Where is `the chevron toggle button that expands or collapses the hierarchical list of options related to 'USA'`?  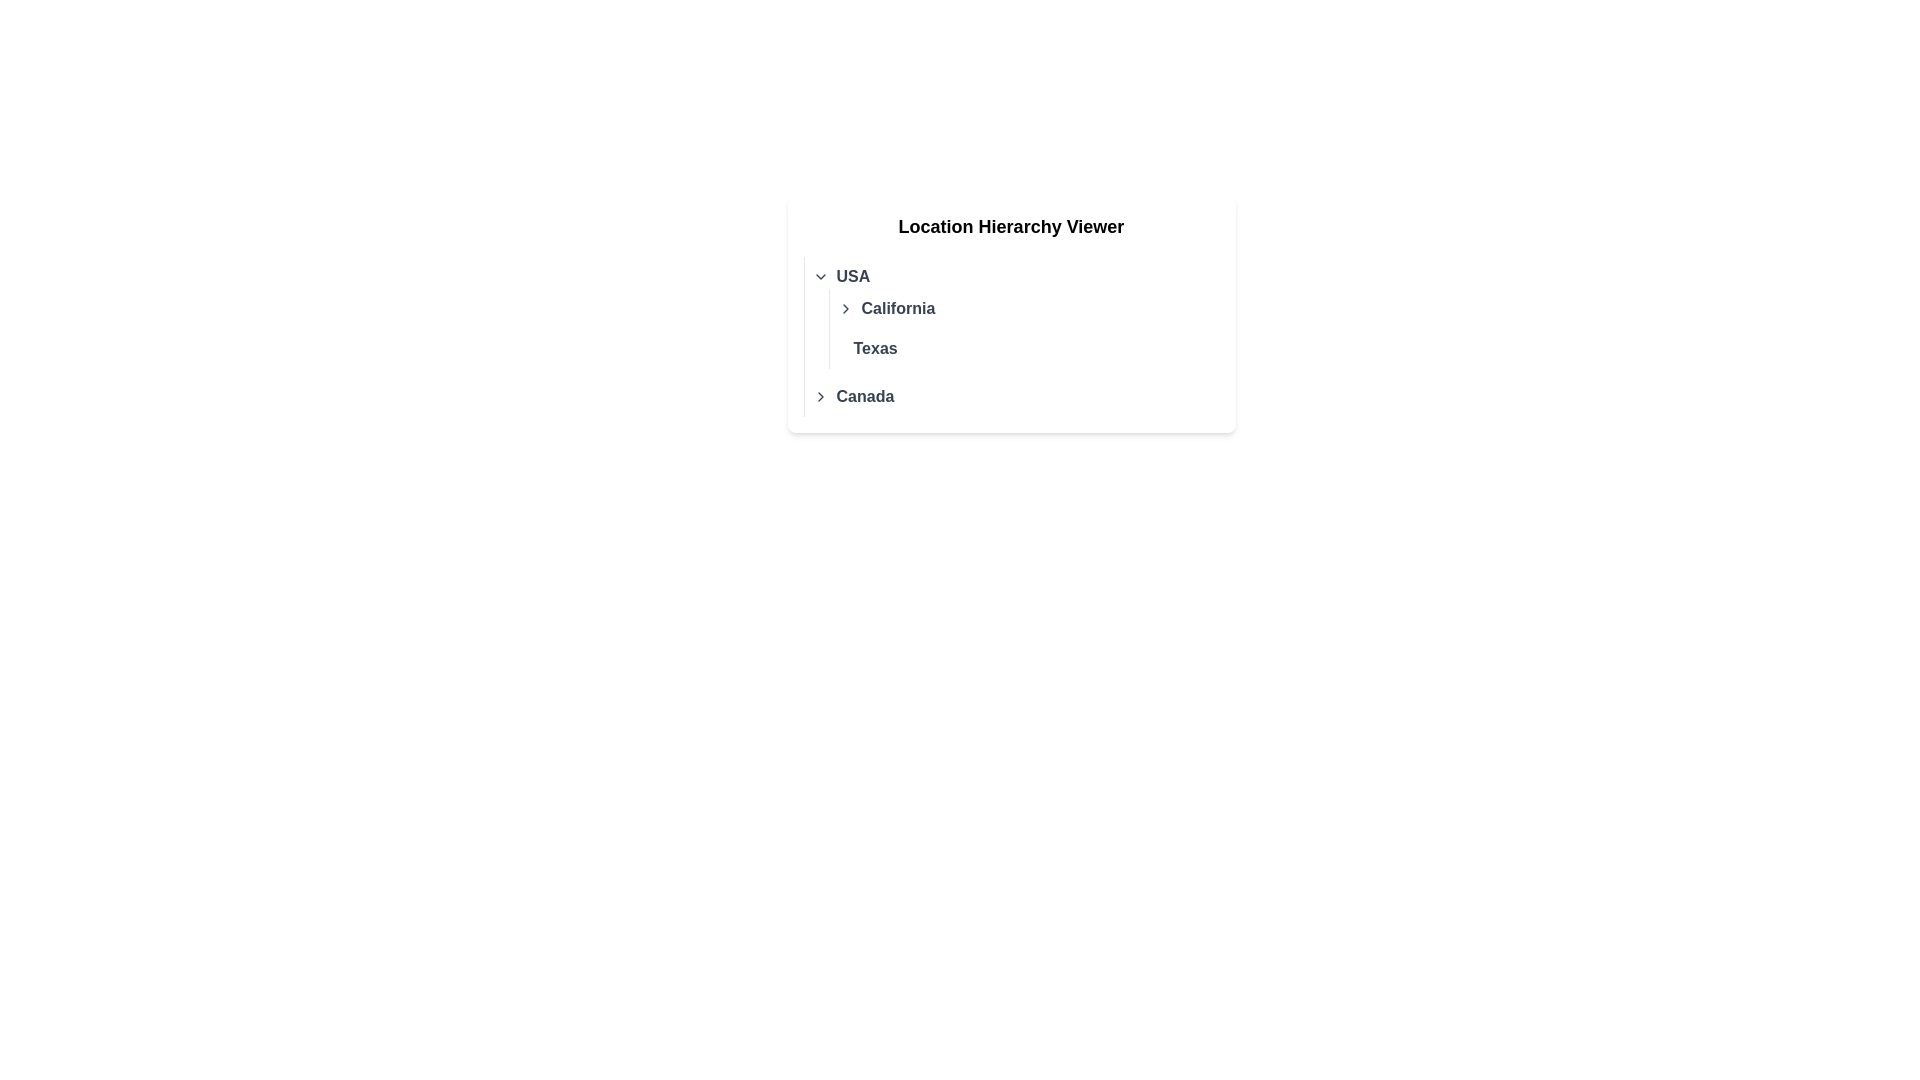
the chevron toggle button that expands or collapses the hierarchical list of options related to 'USA' is located at coordinates (820, 277).